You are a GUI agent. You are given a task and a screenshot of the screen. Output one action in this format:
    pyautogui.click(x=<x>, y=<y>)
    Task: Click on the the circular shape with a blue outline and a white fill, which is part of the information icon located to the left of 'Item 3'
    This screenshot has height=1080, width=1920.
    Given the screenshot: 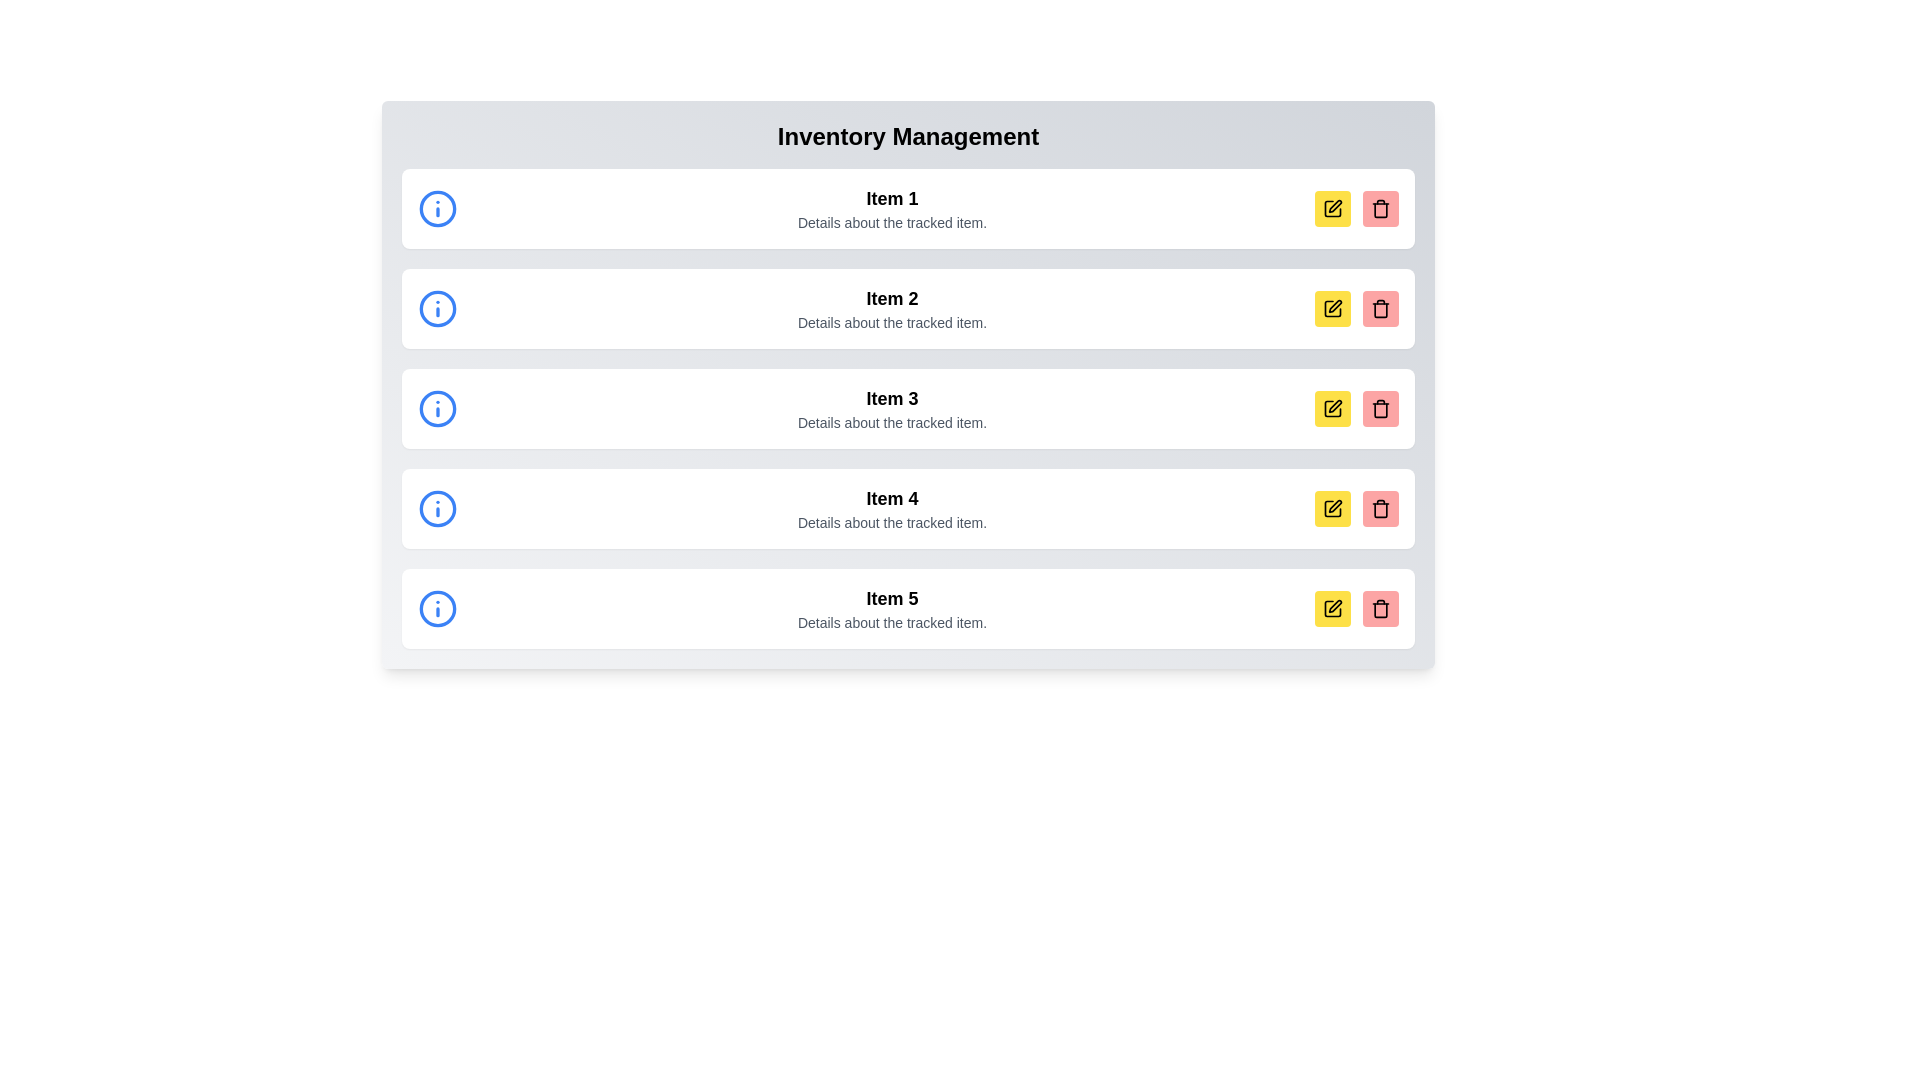 What is the action you would take?
    pyautogui.click(x=436, y=407)
    